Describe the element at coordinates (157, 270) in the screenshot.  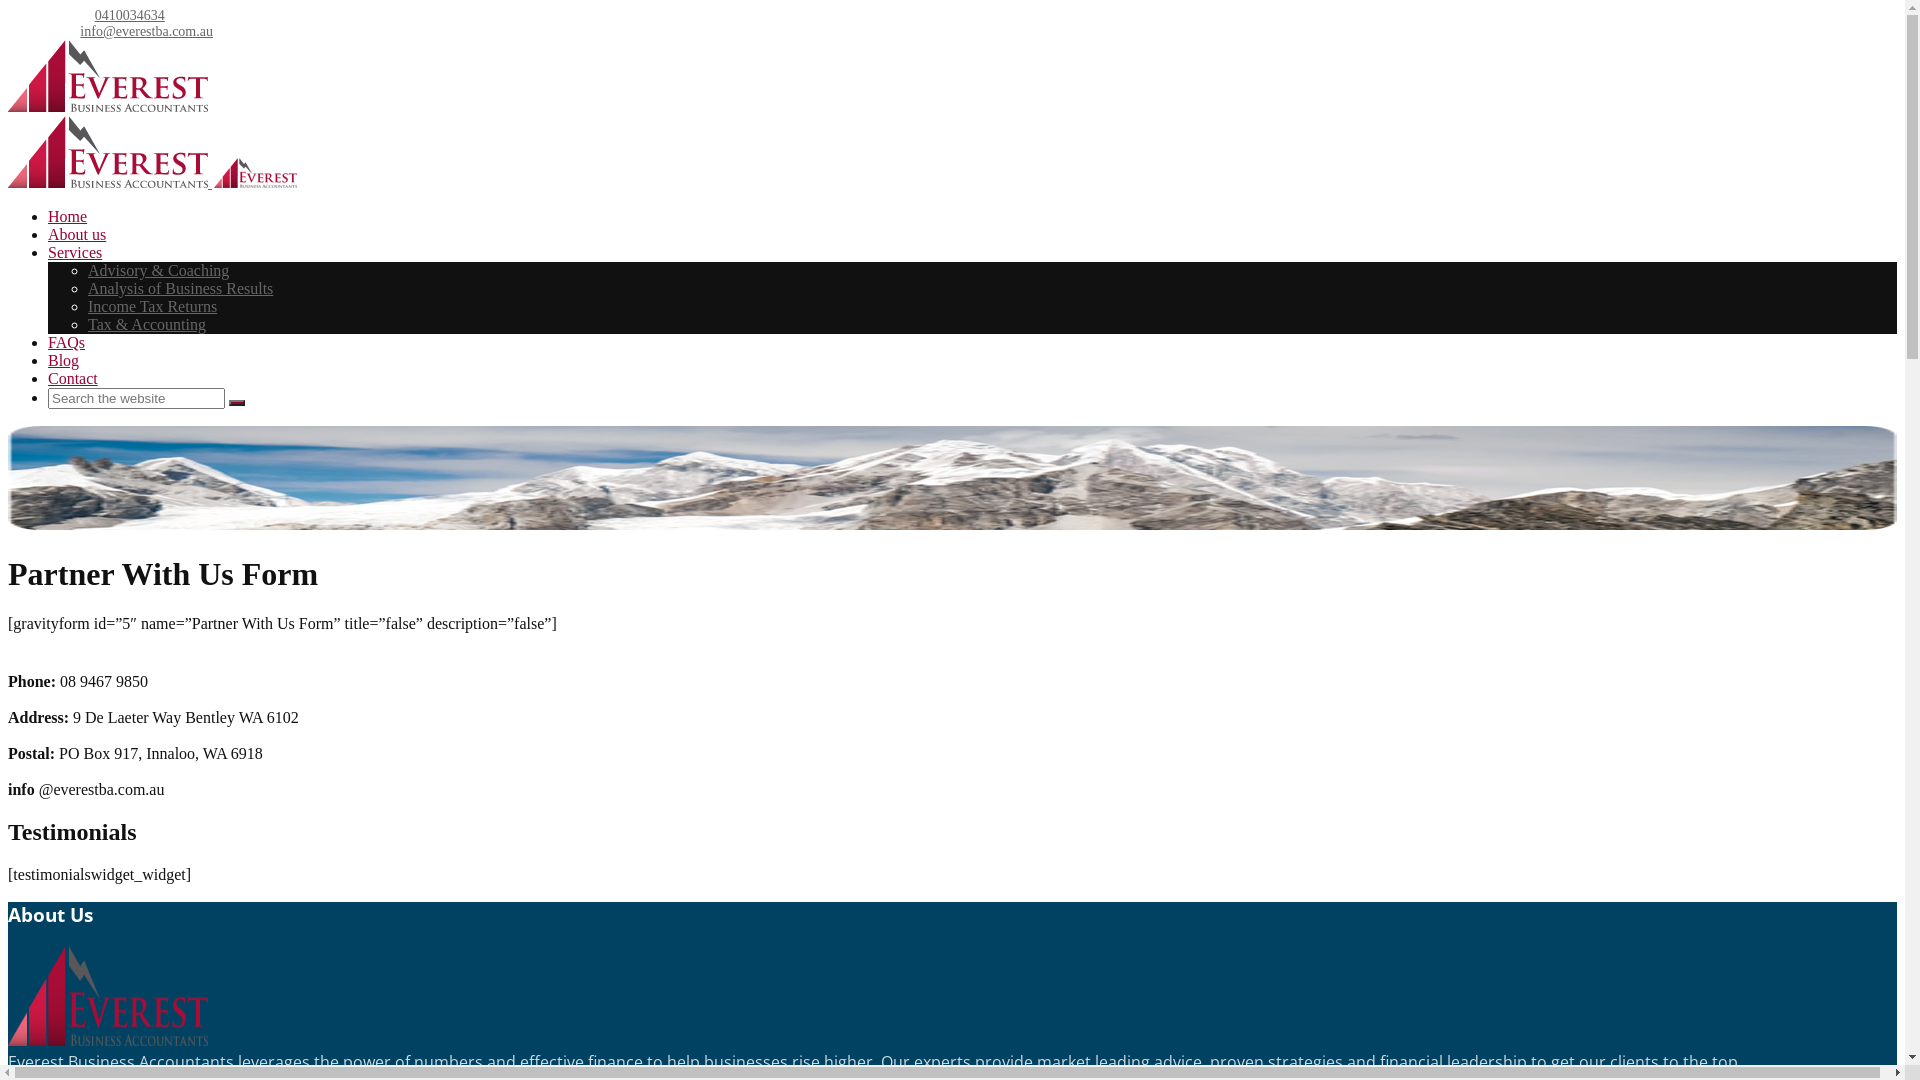
I see `'Advisory & Coaching'` at that location.